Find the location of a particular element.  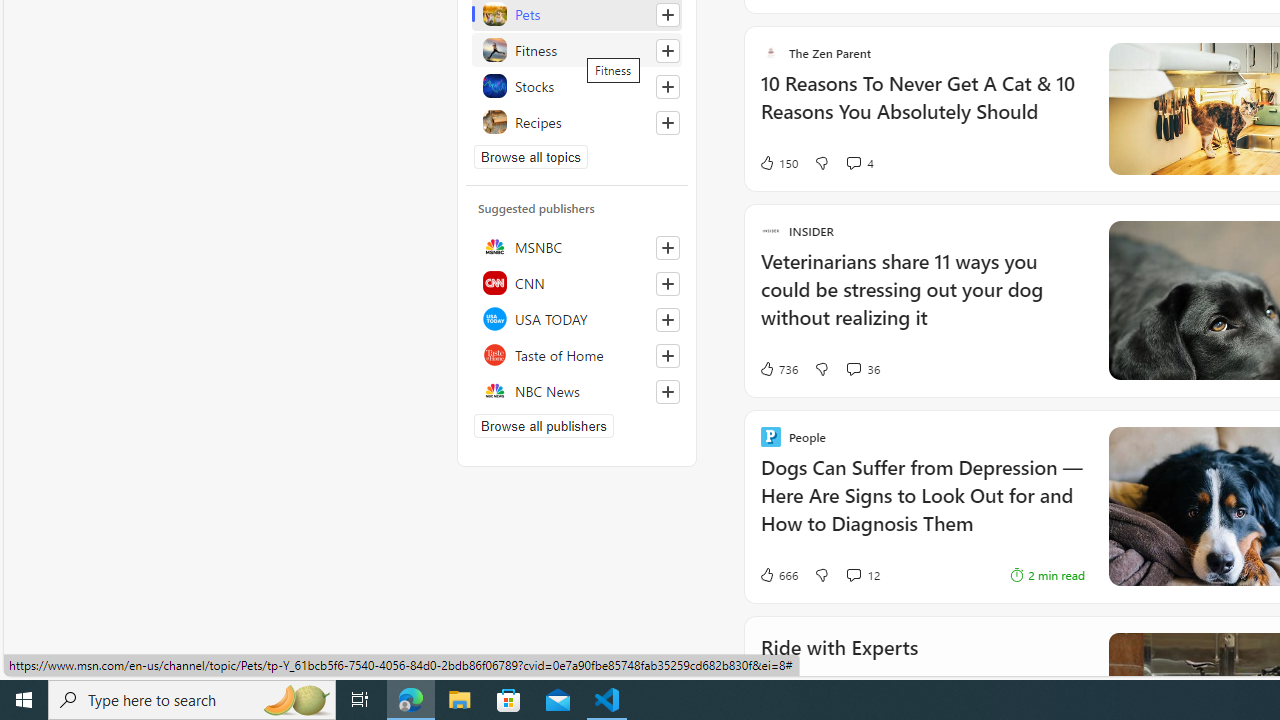

'Ride with Experts' is located at coordinates (839, 675).